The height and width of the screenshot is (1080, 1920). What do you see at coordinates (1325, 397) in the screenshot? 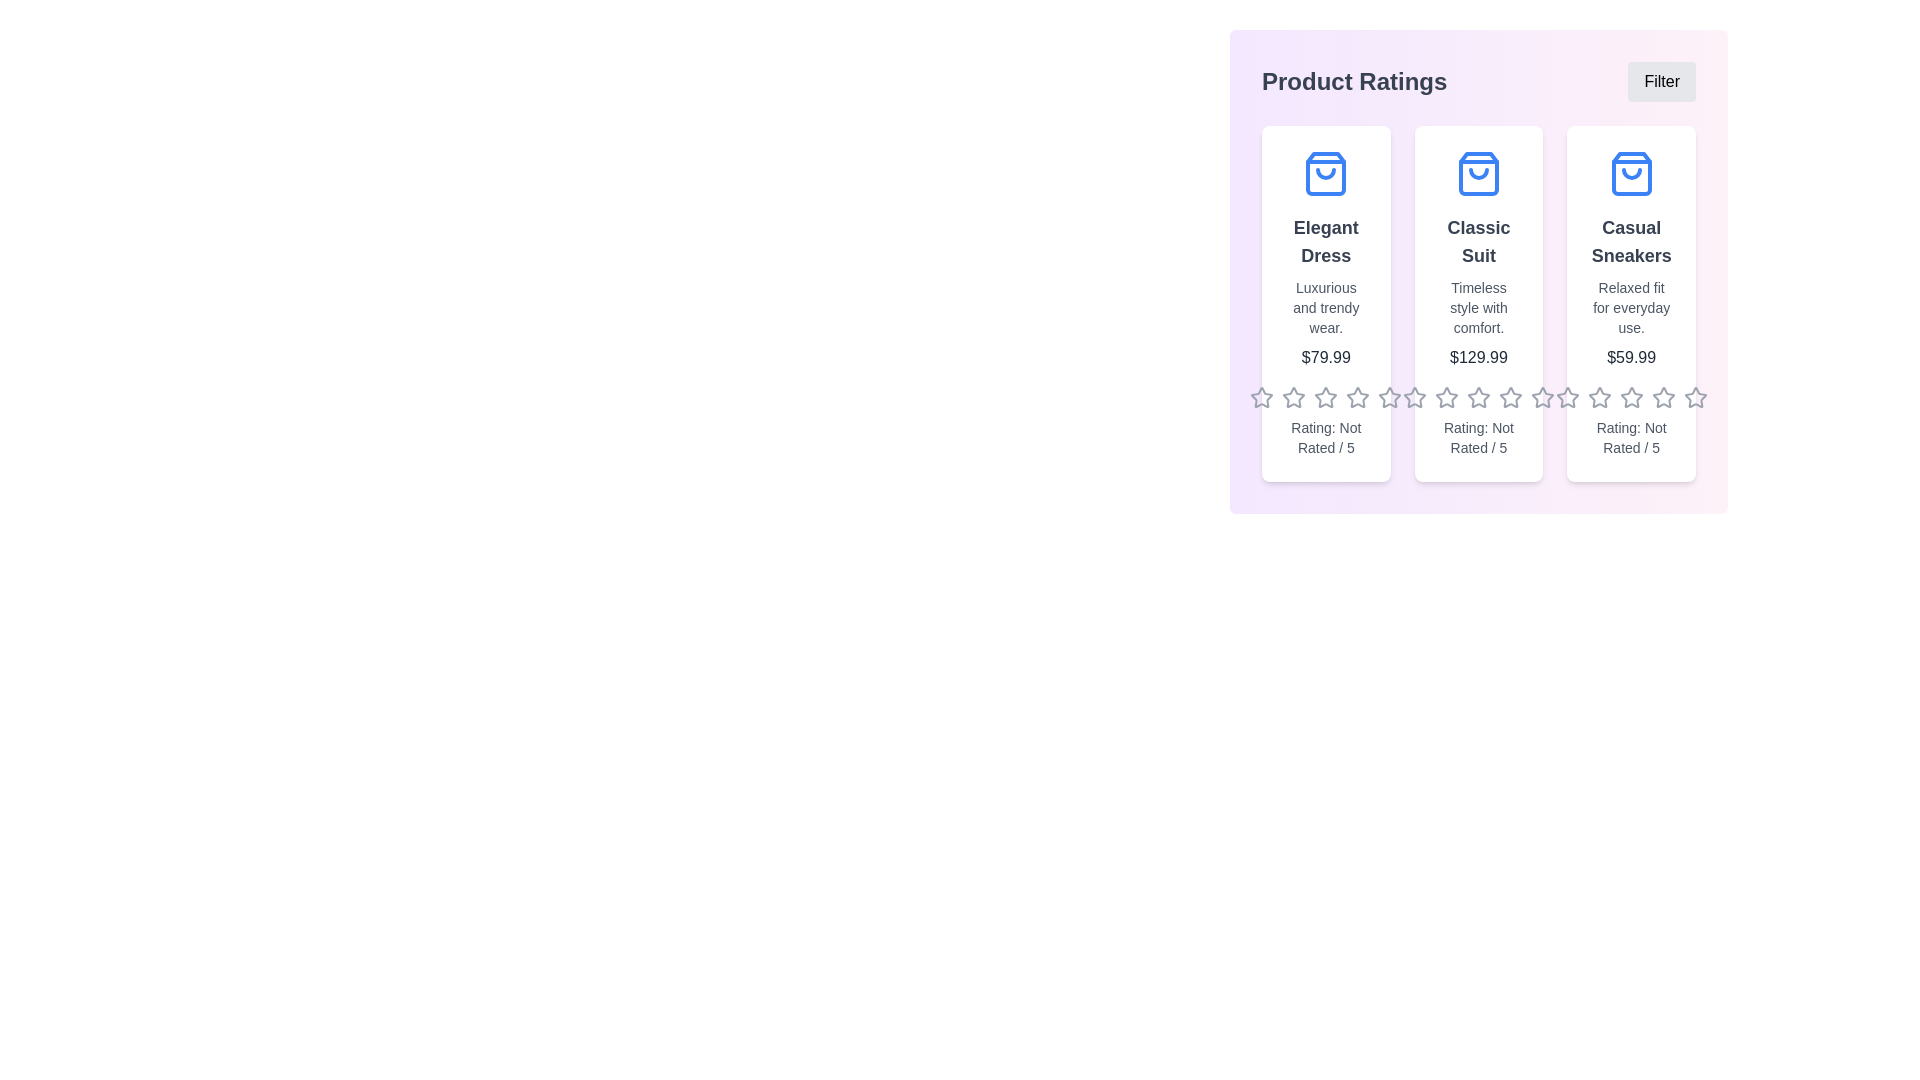
I see `the rating of a product to 3 stars by clicking on the respective star in the product's rating section` at bounding box center [1325, 397].